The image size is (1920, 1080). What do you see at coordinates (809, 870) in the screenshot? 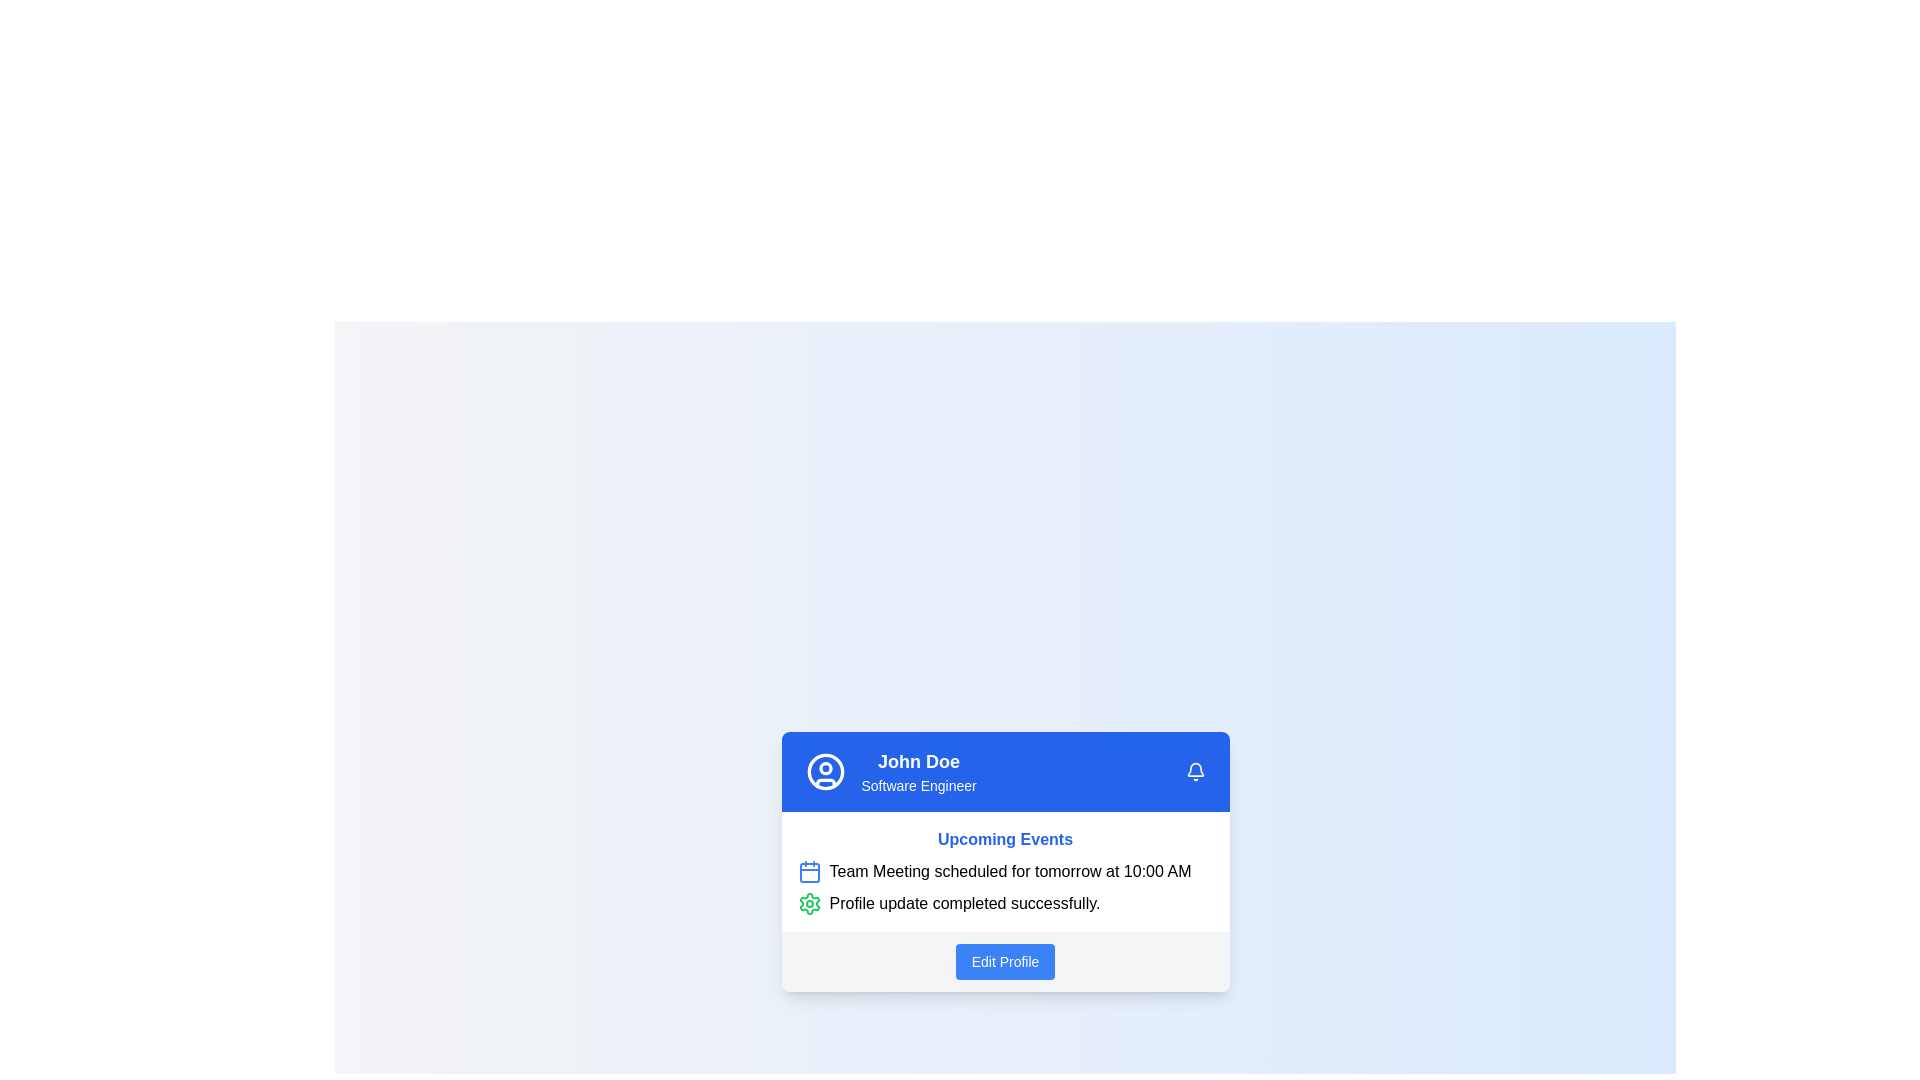
I see `the calendar icon that represents event information for the 'Team Meeting scheduled for tomorrow at 10:00 AM' text, located on the leftmost side of the text` at bounding box center [809, 870].